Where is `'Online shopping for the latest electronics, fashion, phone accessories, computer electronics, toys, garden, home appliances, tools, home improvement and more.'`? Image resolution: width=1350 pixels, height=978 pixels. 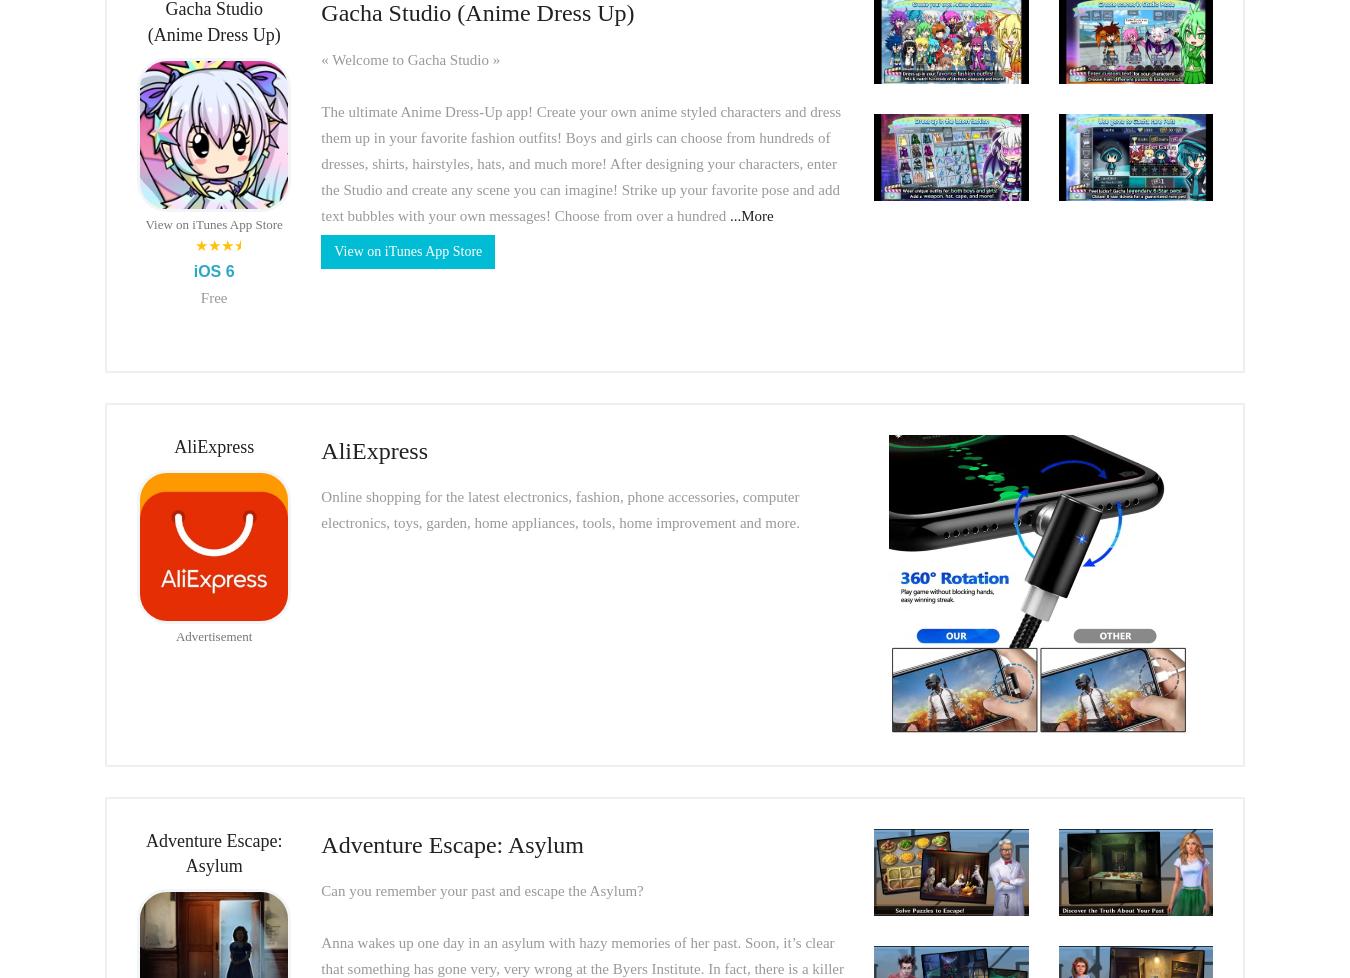
'Online shopping for the latest electronics, fashion, phone accessories, computer electronics, toys, garden, home appliances, tools, home improvement and more.' is located at coordinates (558, 510).